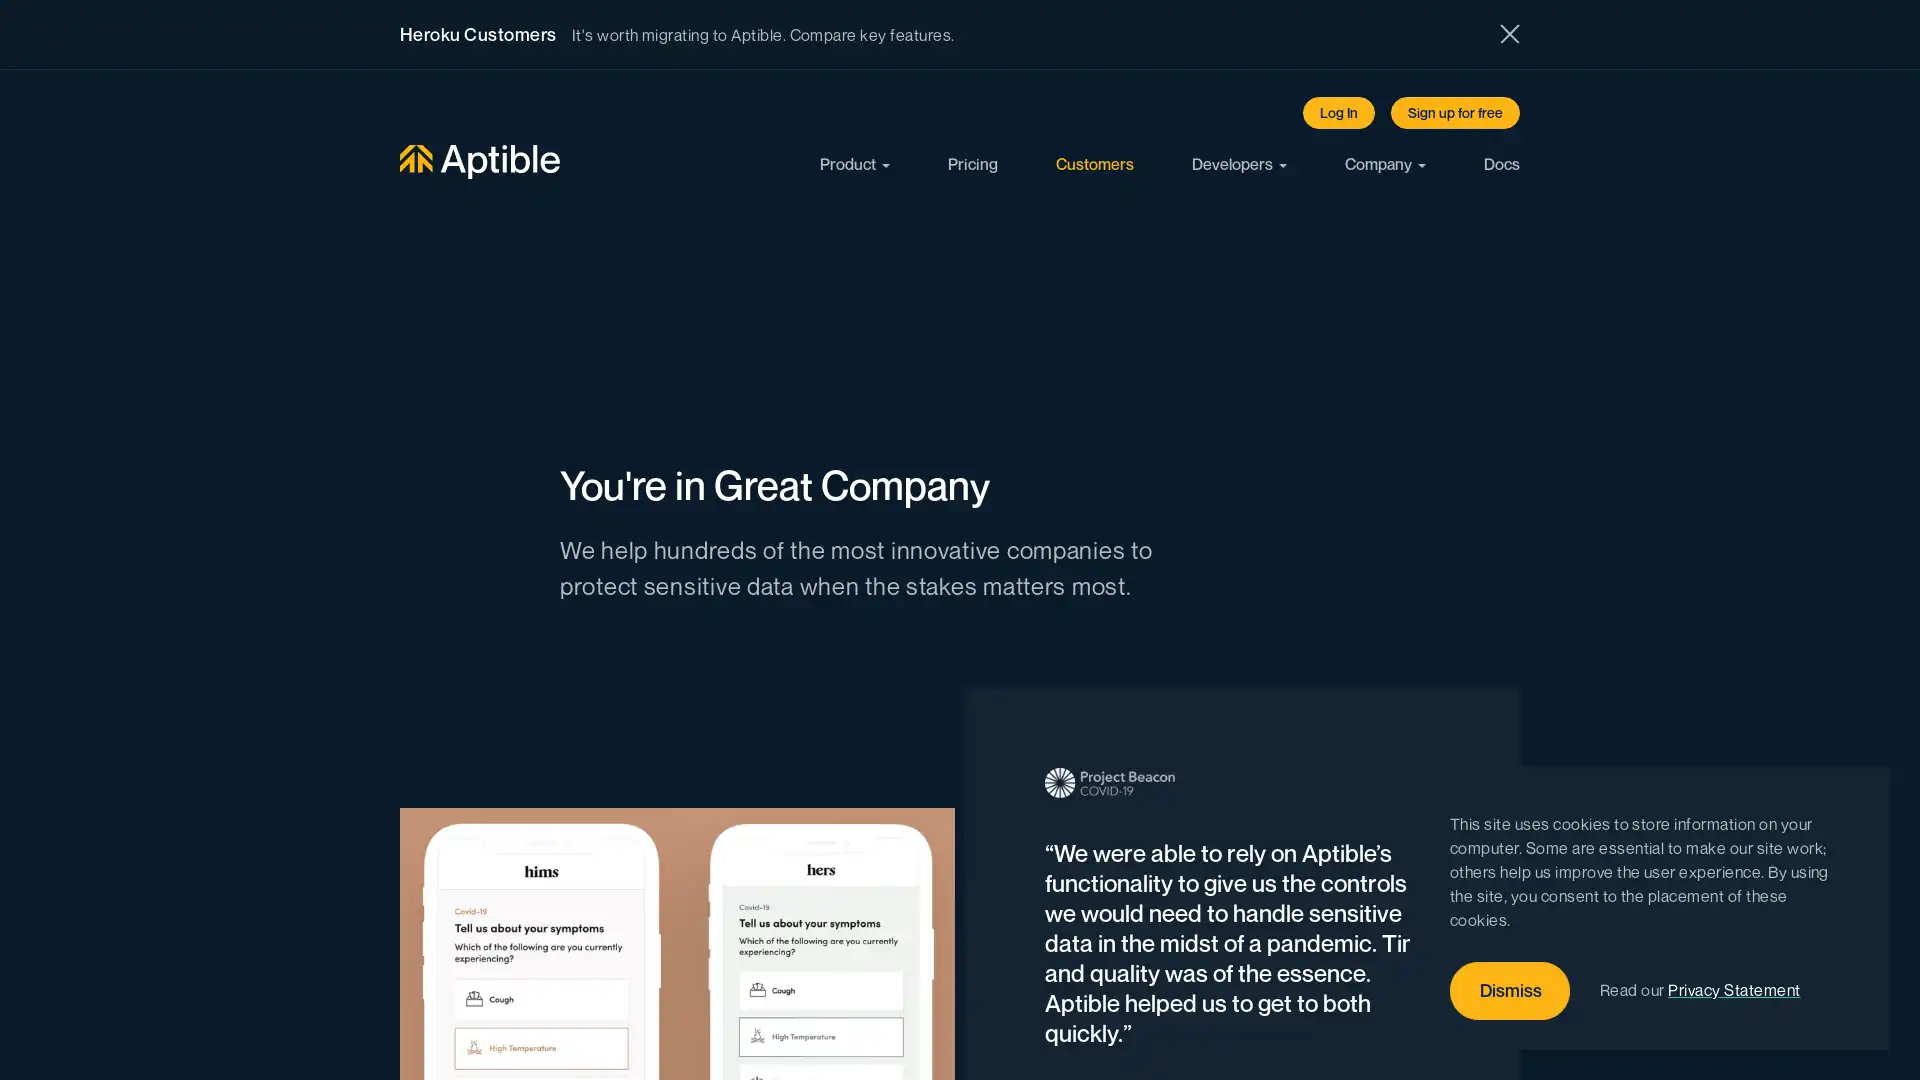 The width and height of the screenshot is (1920, 1080). Describe the element at coordinates (1455, 112) in the screenshot. I see `Sign up for free` at that location.